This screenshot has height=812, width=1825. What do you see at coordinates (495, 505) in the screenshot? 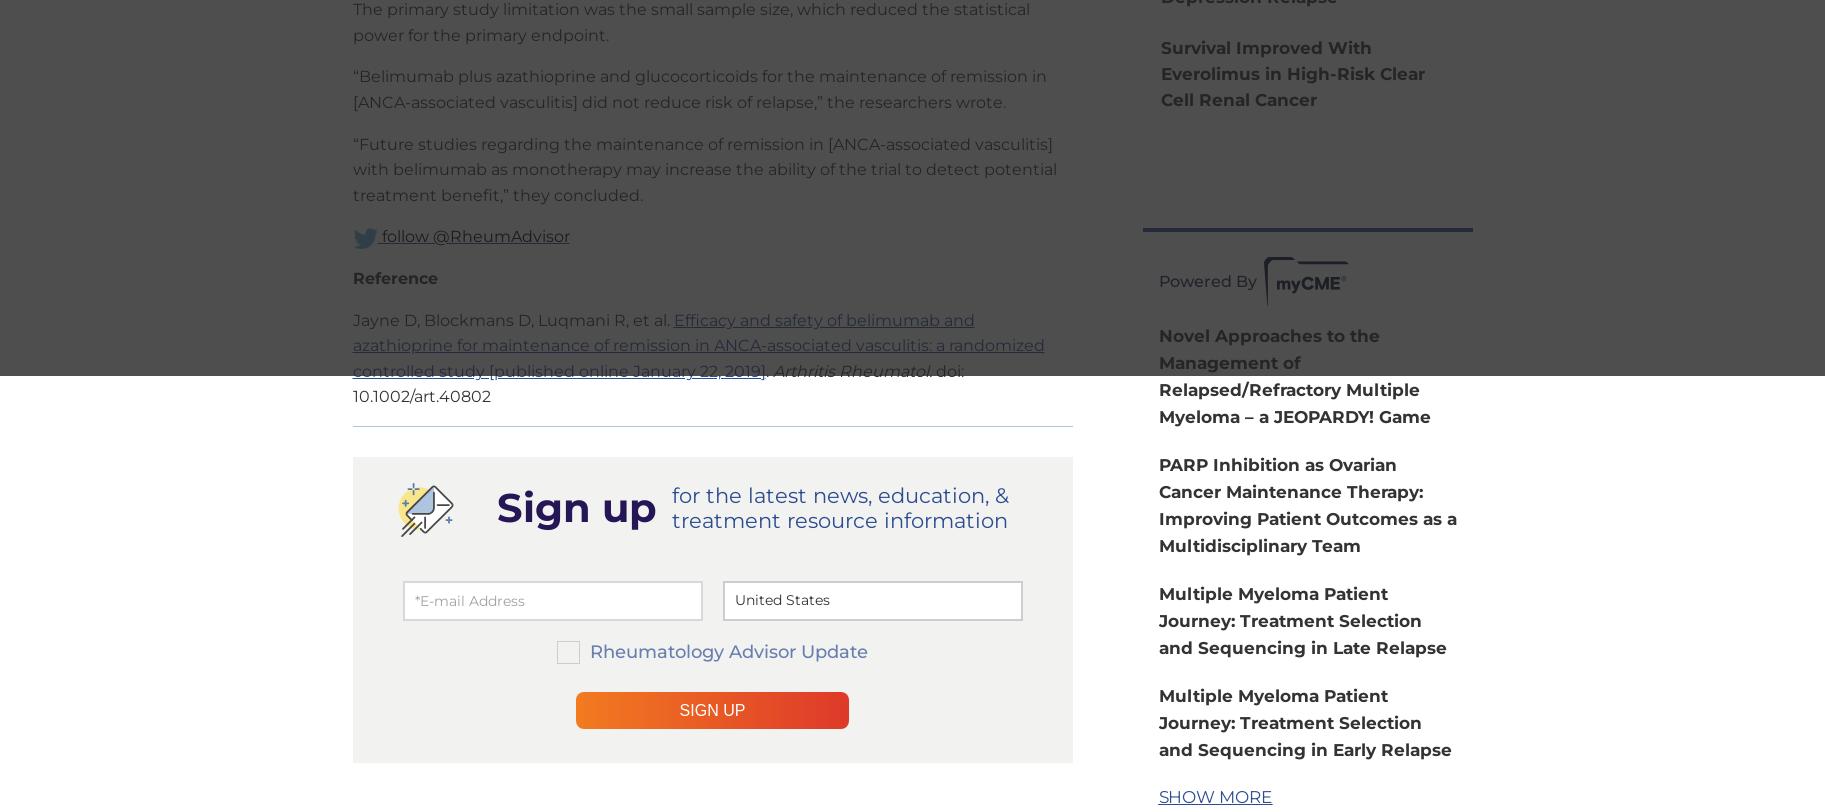
I see `'Sign up'` at bounding box center [495, 505].